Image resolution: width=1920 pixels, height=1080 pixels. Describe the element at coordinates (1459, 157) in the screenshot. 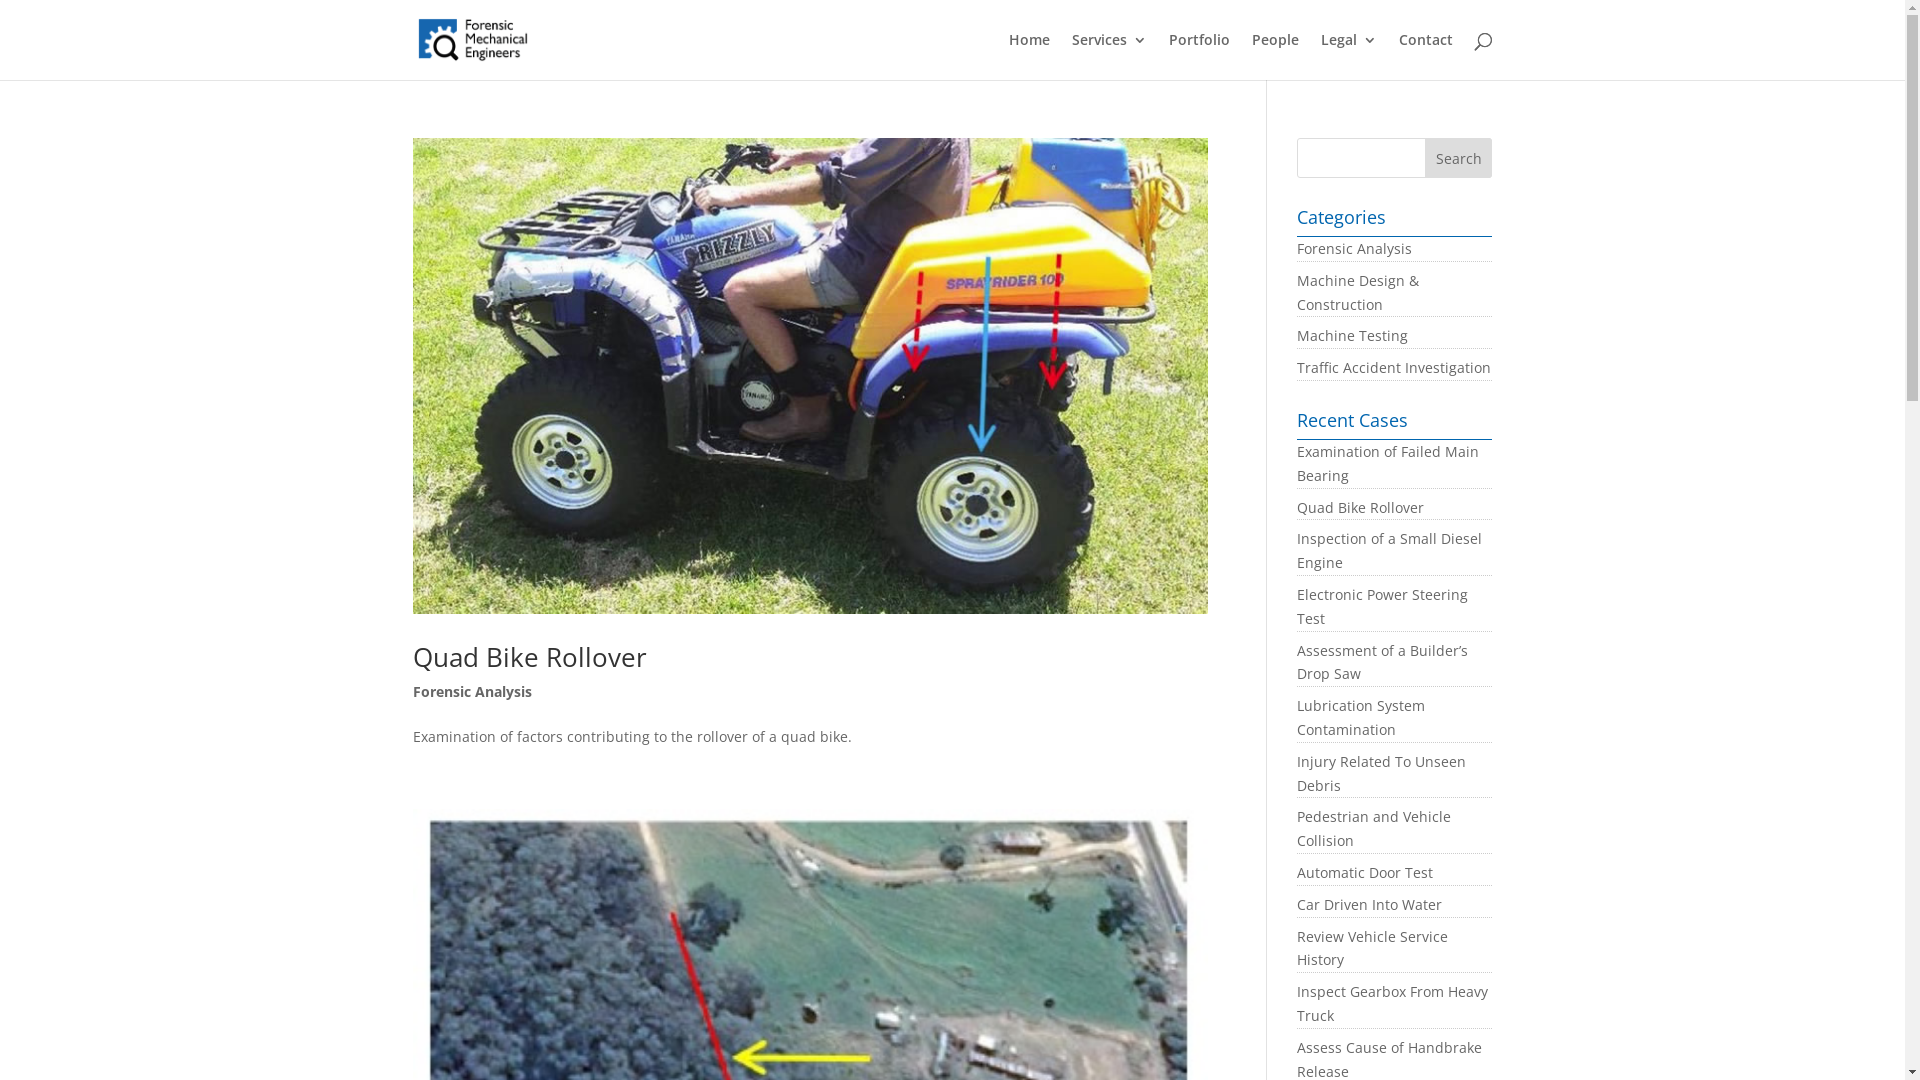

I see `'Search'` at that location.